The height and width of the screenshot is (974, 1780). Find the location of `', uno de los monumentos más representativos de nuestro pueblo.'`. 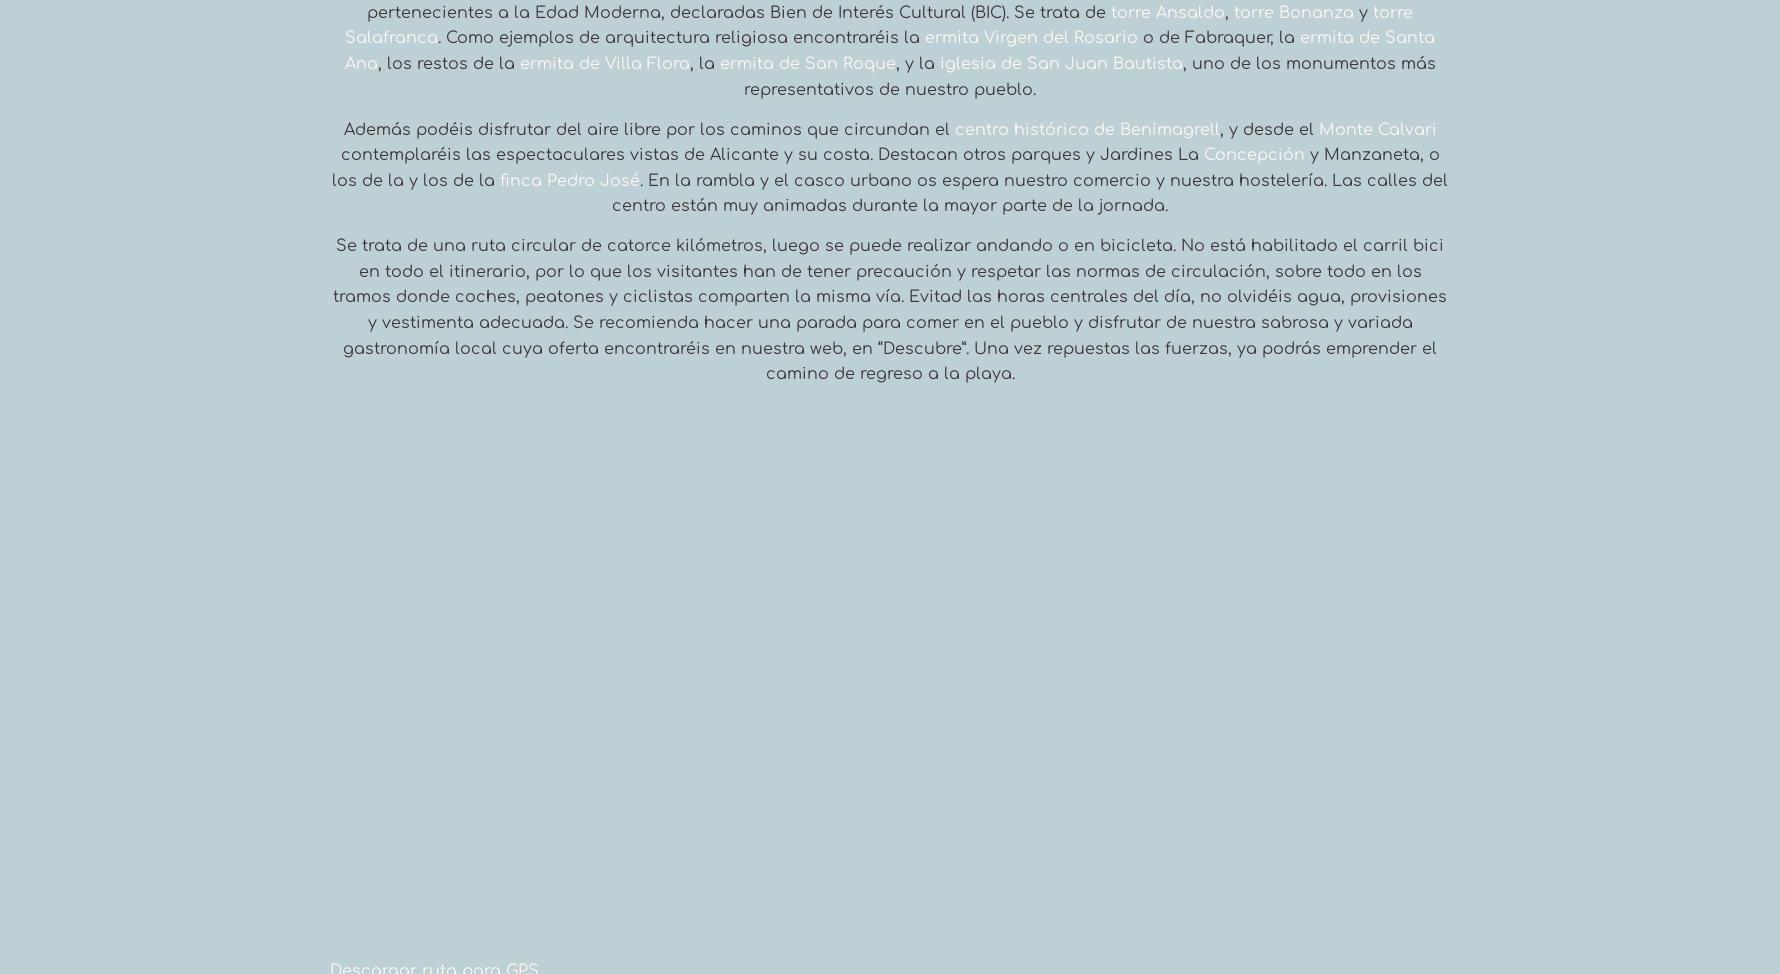

', uno de los monumentos más representativos de nuestro pueblo.' is located at coordinates (1089, 75).